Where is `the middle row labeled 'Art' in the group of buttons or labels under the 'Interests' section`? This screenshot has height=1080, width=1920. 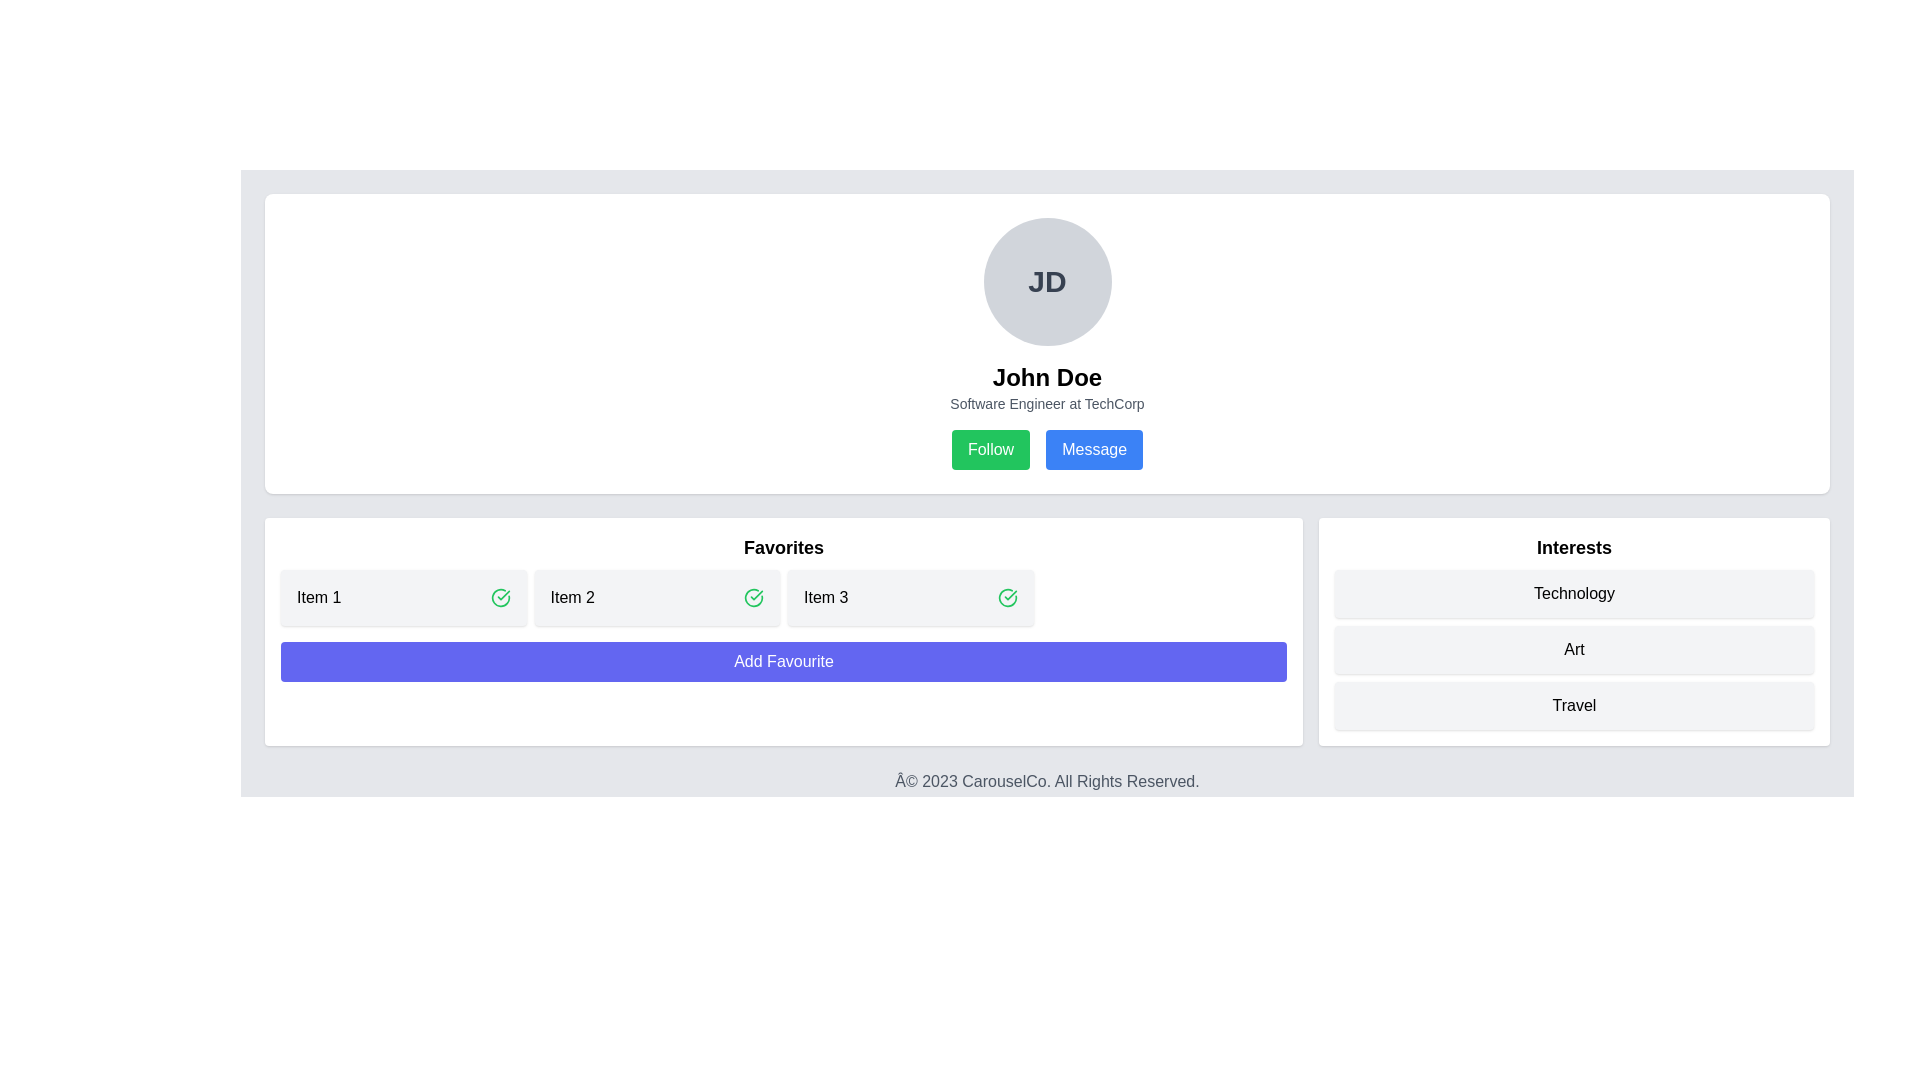
the middle row labeled 'Art' in the group of buttons or labels under the 'Interests' section is located at coordinates (1573, 650).